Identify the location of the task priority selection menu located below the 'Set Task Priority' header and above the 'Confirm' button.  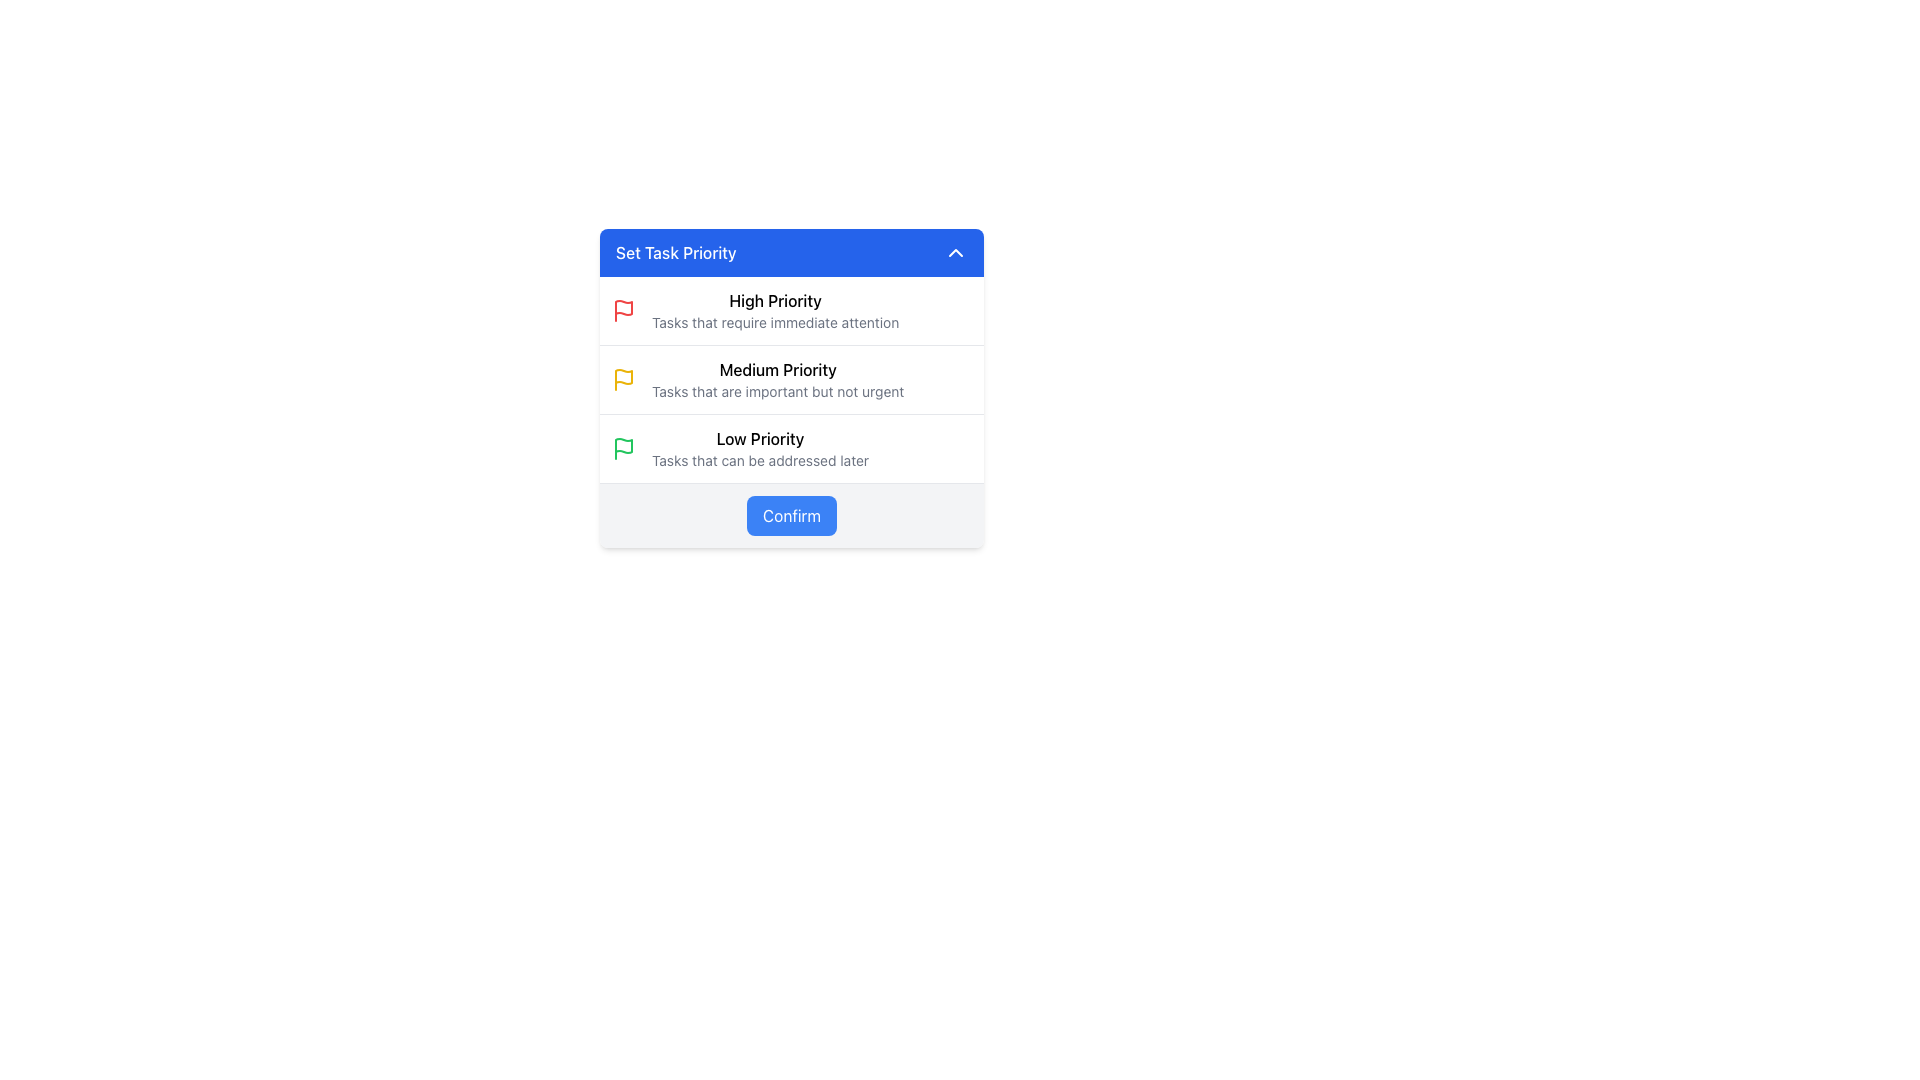
(791, 380).